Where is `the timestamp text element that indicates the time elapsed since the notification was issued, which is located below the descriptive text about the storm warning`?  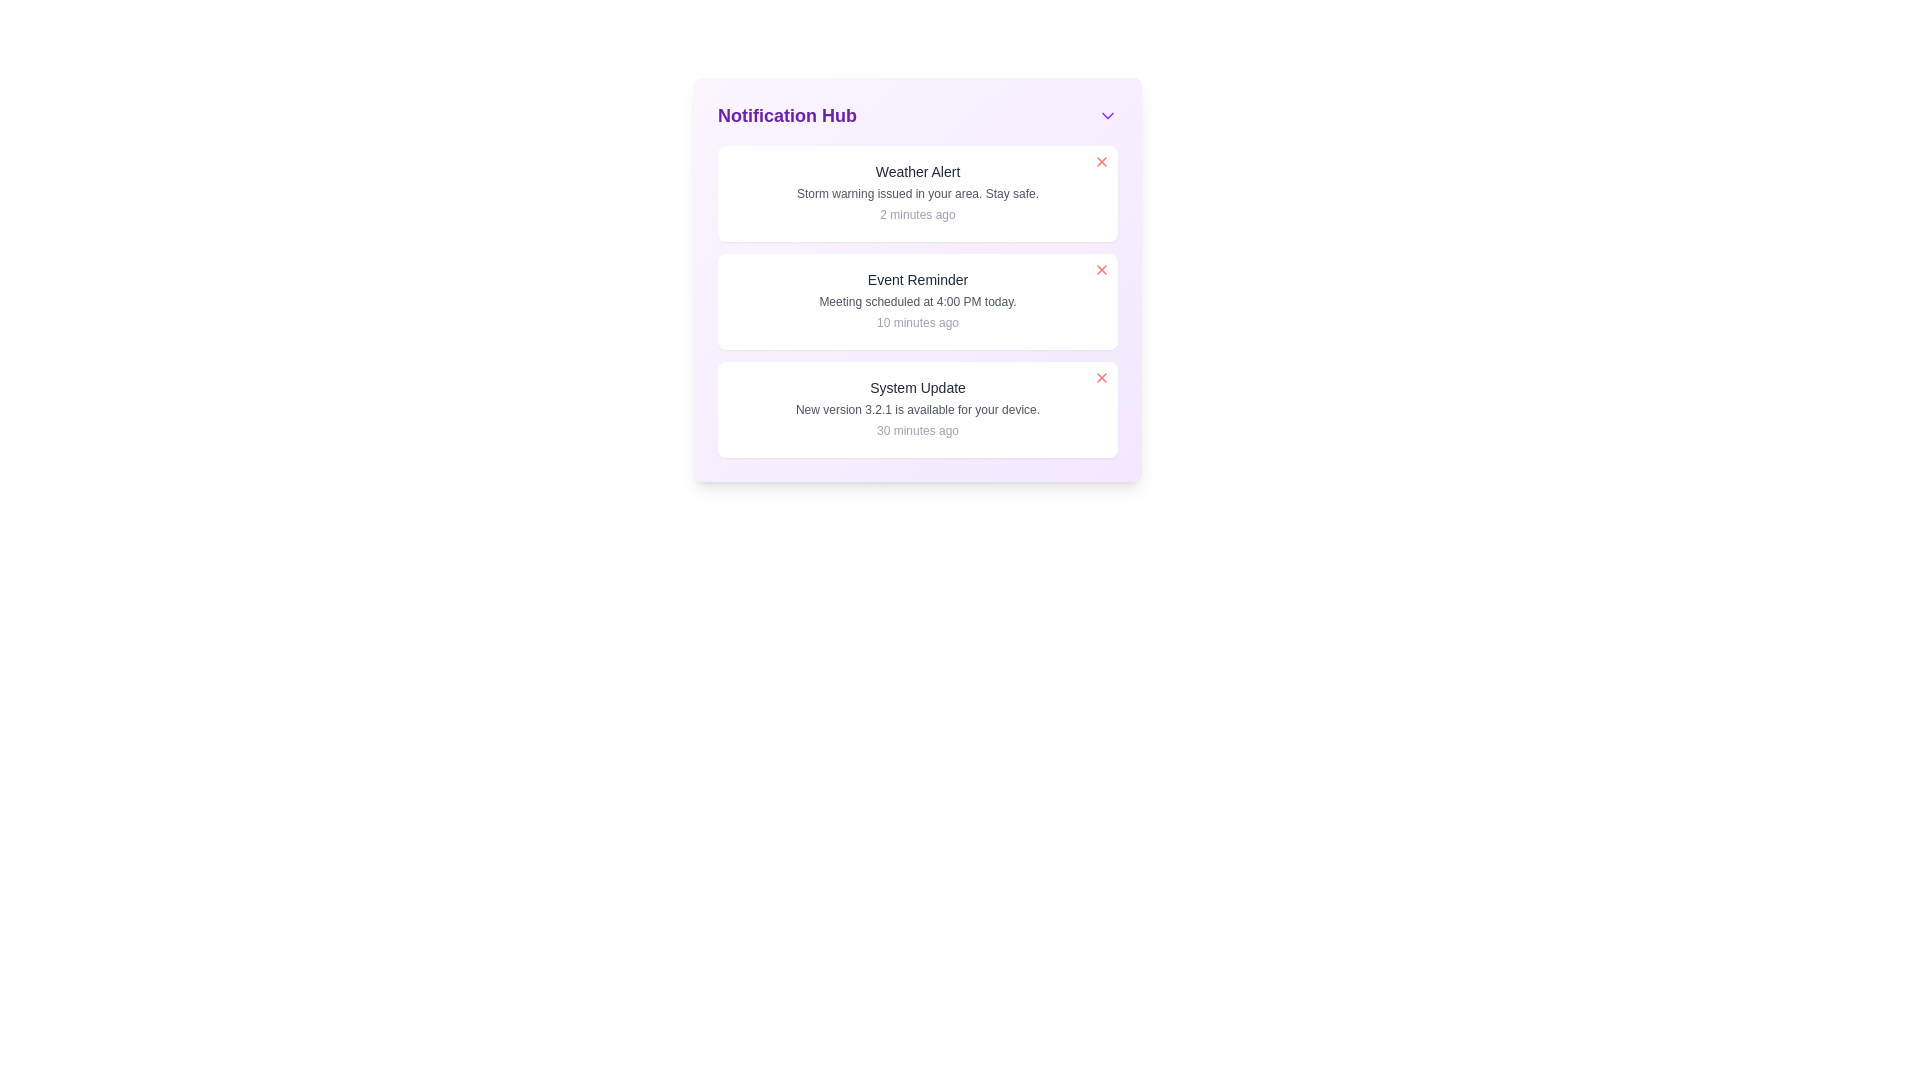
the timestamp text element that indicates the time elapsed since the notification was issued, which is located below the descriptive text about the storm warning is located at coordinates (916, 215).